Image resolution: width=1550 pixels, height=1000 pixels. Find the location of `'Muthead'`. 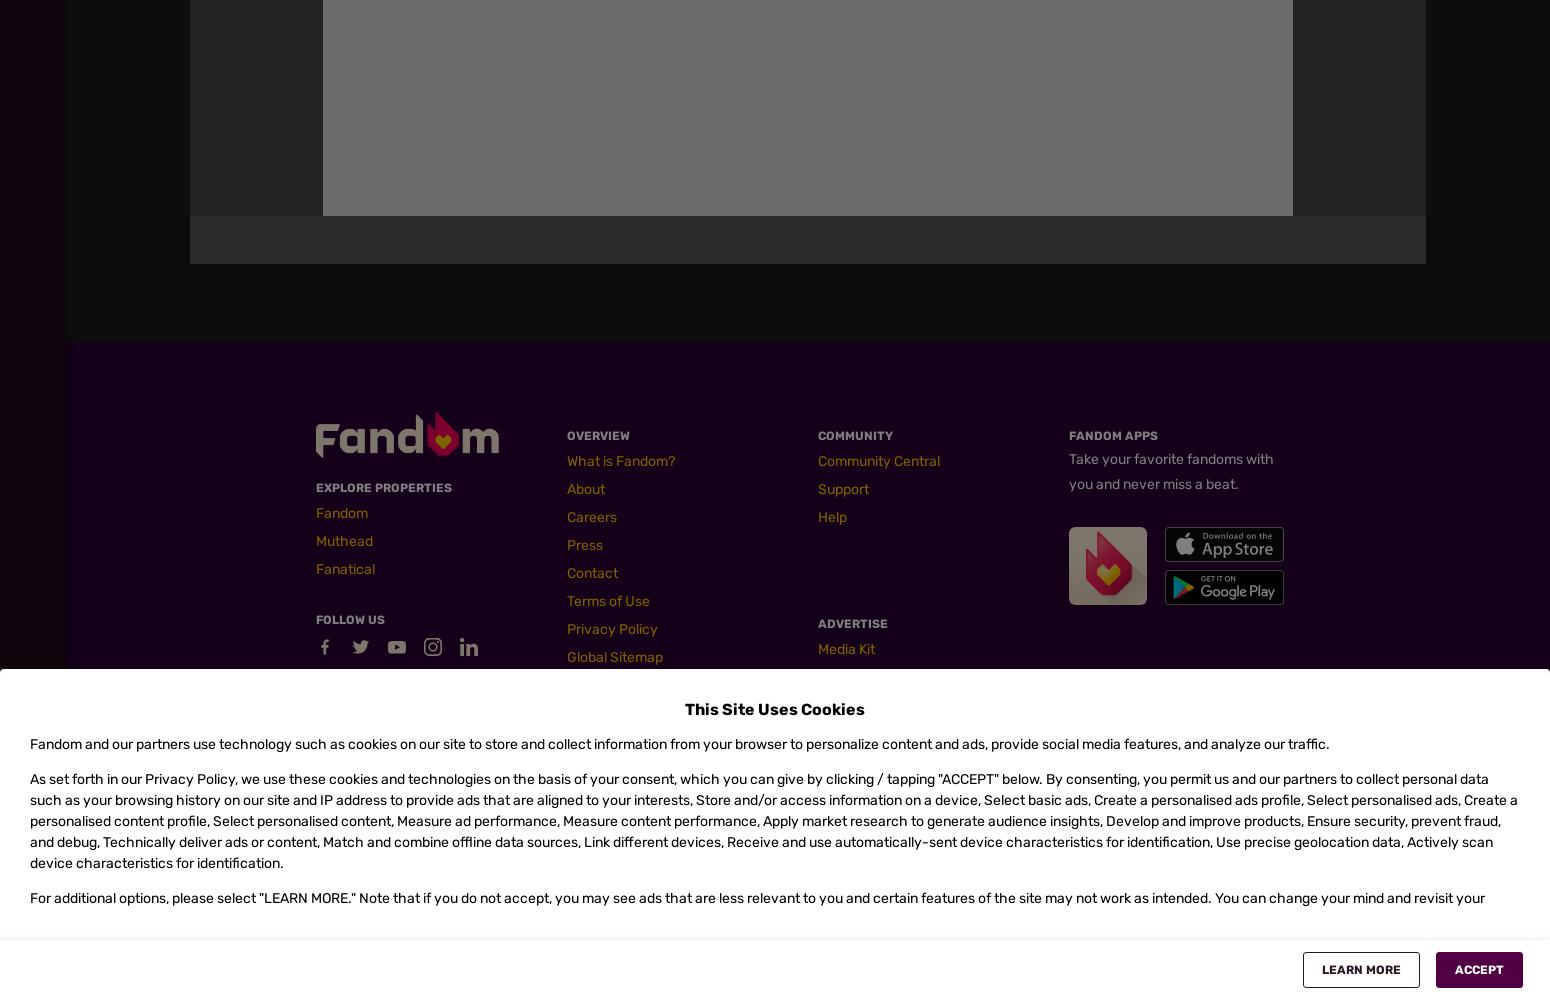

'Muthead' is located at coordinates (343, 541).